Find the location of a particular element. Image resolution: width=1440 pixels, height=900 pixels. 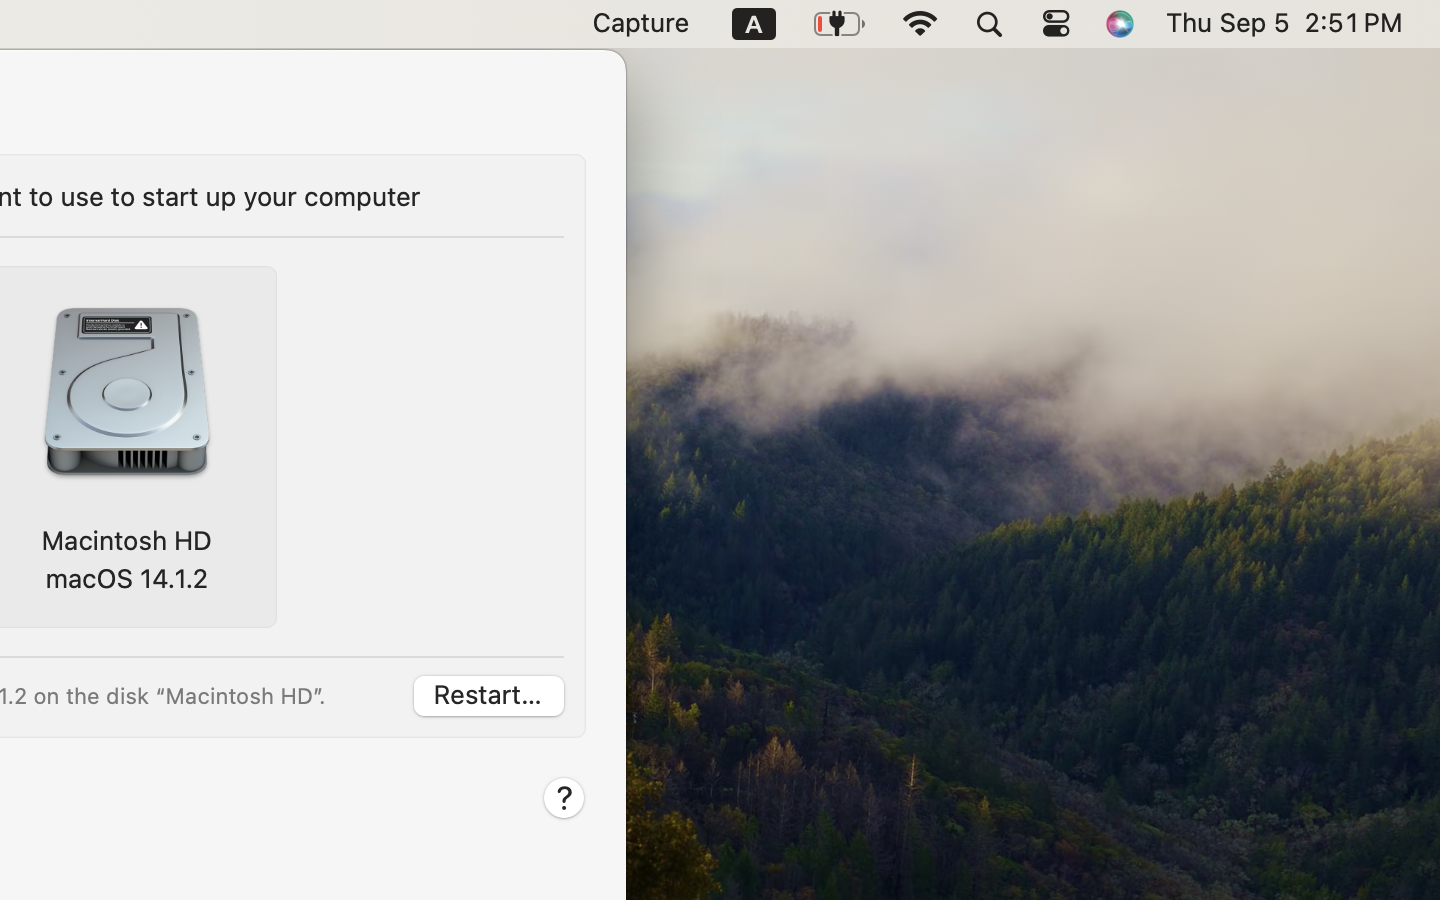

'macOS 14.1.2' is located at coordinates (124, 577).